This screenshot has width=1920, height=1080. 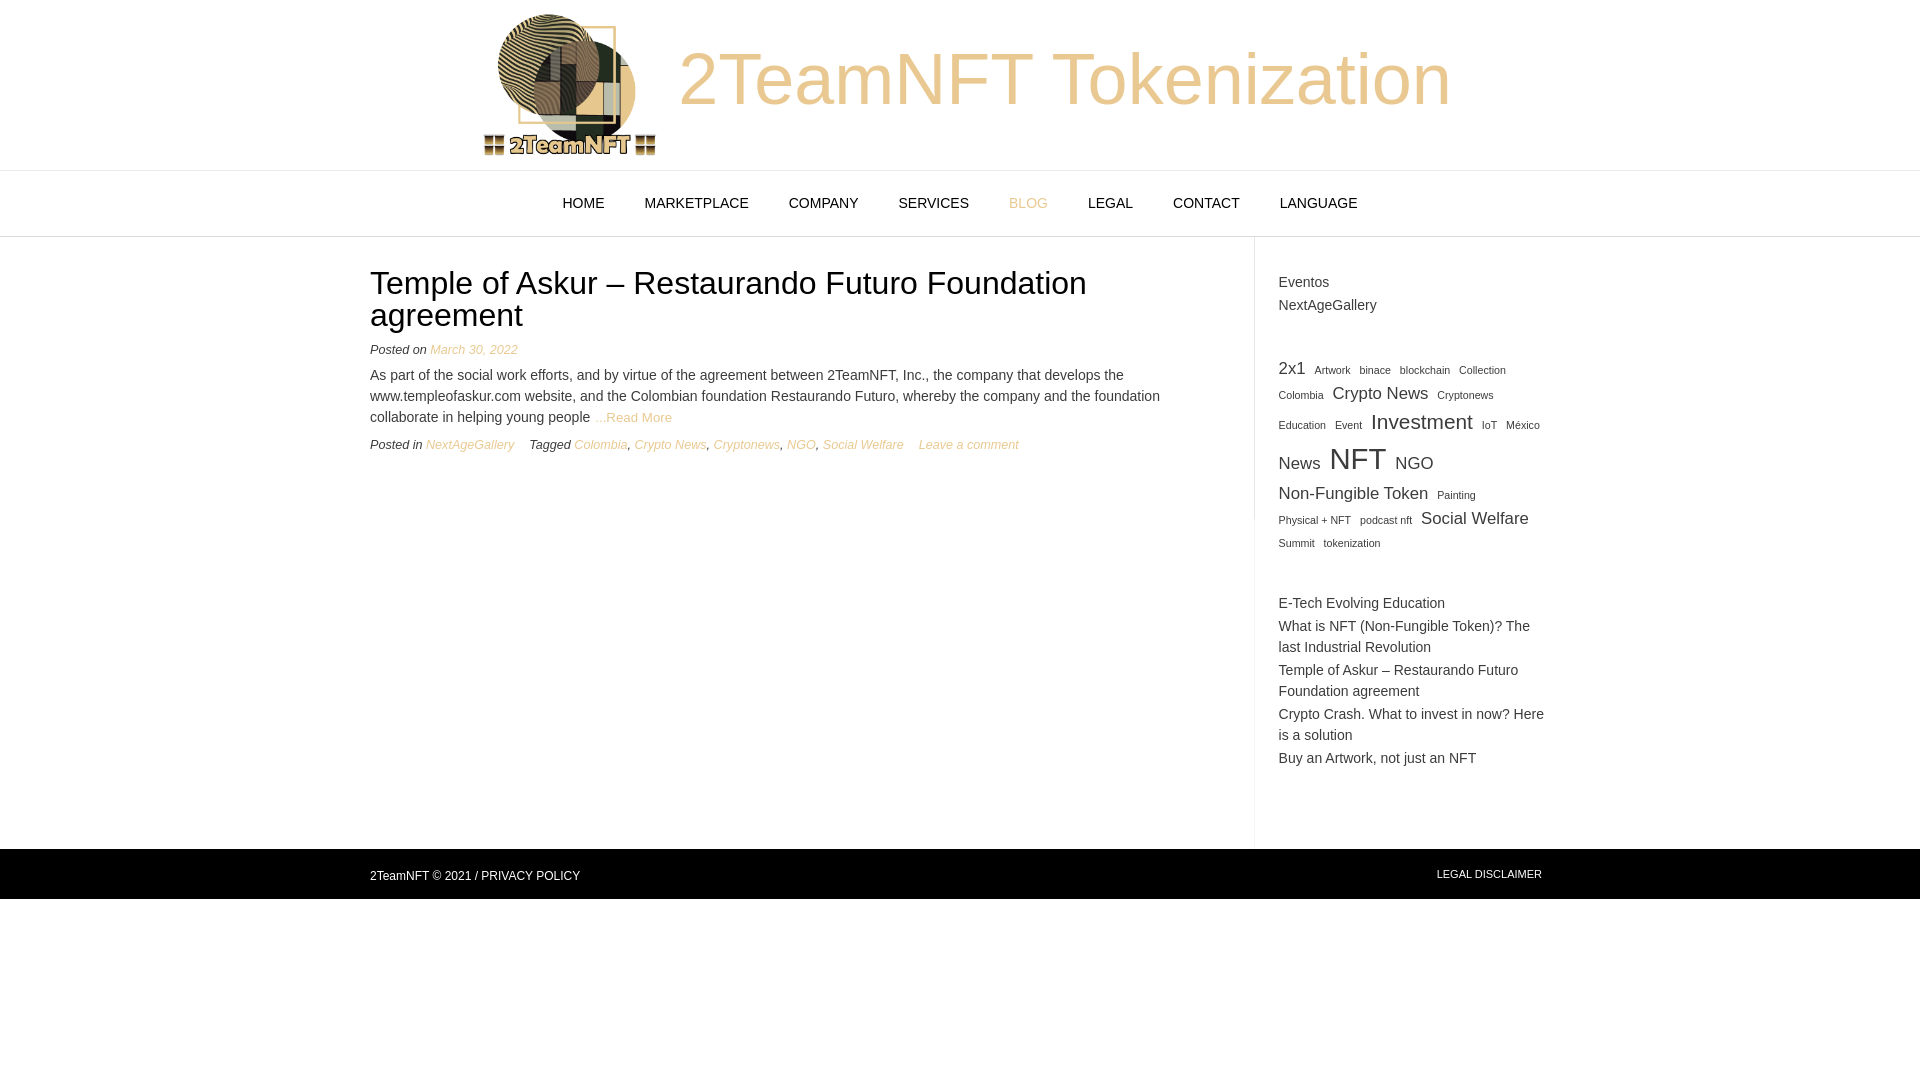 What do you see at coordinates (1459, 370) in the screenshot?
I see `'Collection'` at bounding box center [1459, 370].